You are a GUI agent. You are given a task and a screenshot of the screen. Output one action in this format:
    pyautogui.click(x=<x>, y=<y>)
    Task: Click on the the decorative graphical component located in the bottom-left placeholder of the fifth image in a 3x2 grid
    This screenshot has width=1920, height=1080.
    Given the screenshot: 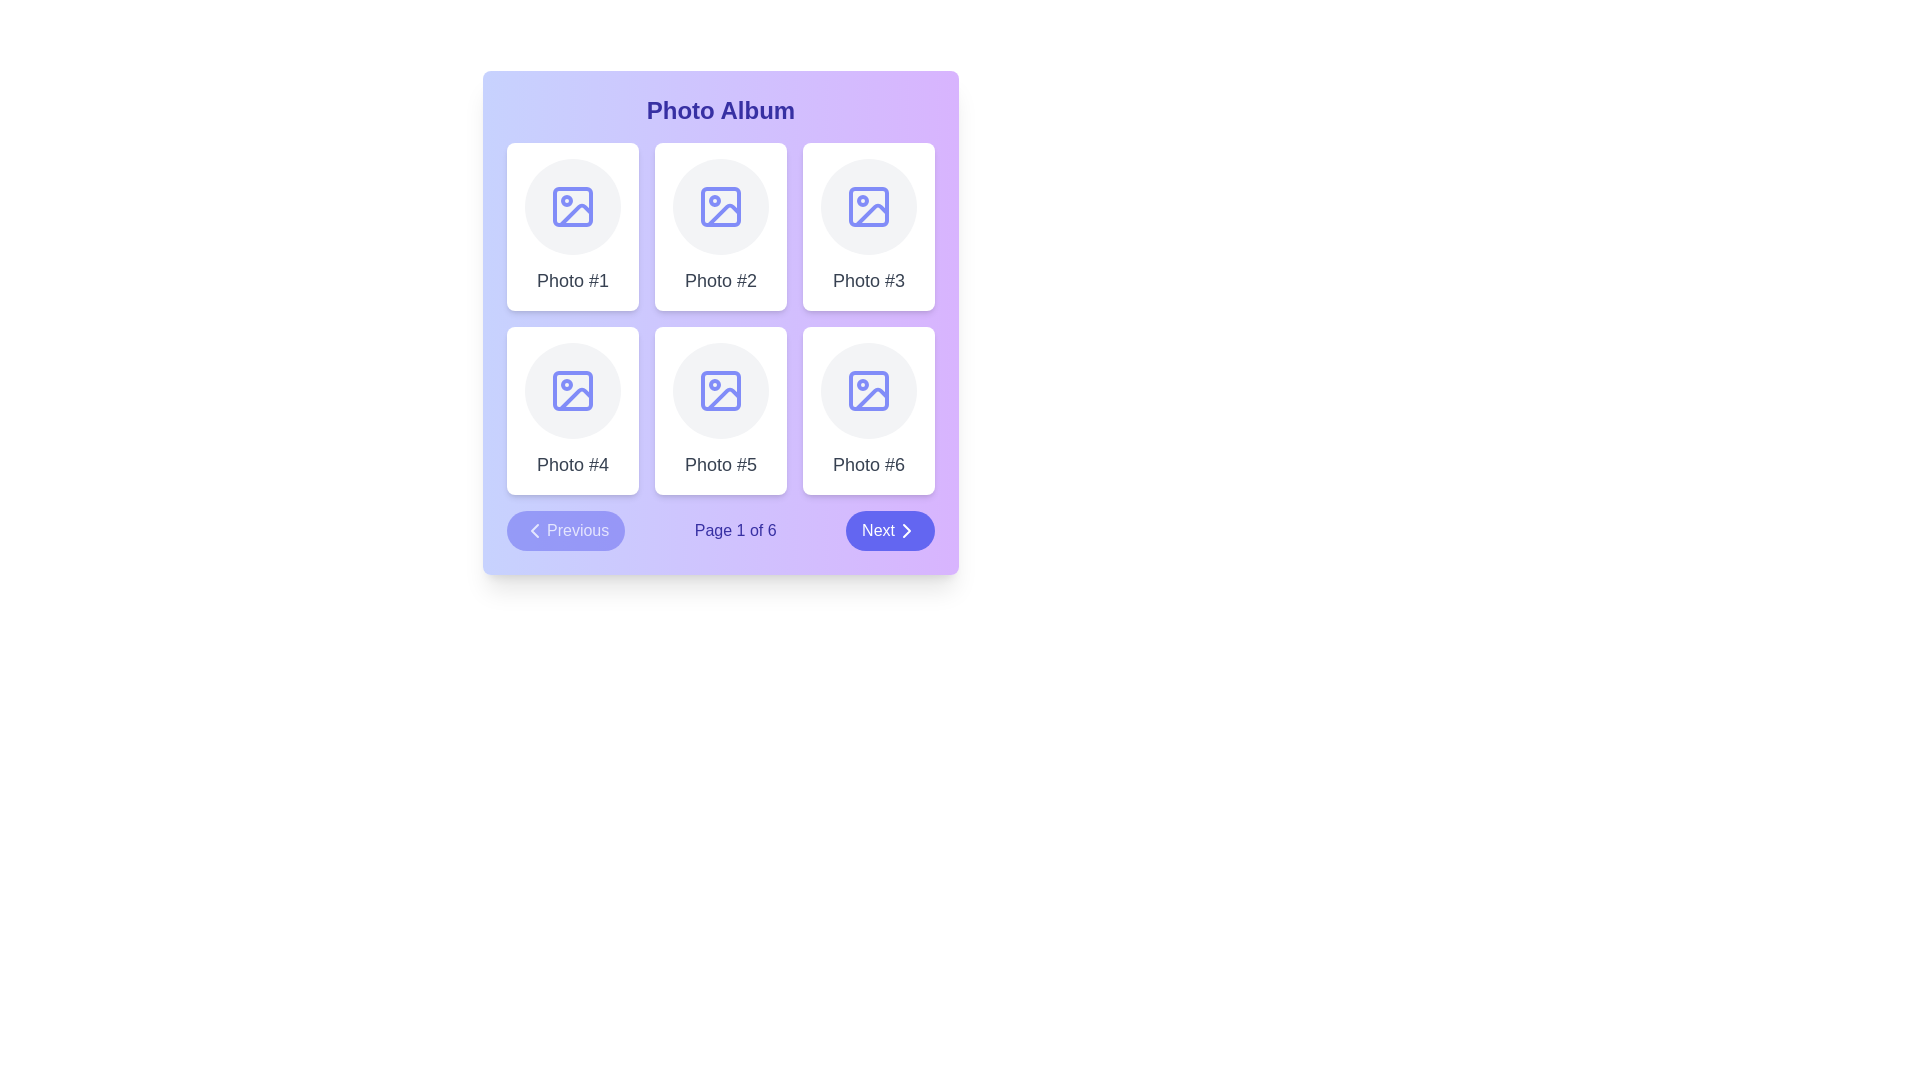 What is the action you would take?
    pyautogui.click(x=720, y=390)
    